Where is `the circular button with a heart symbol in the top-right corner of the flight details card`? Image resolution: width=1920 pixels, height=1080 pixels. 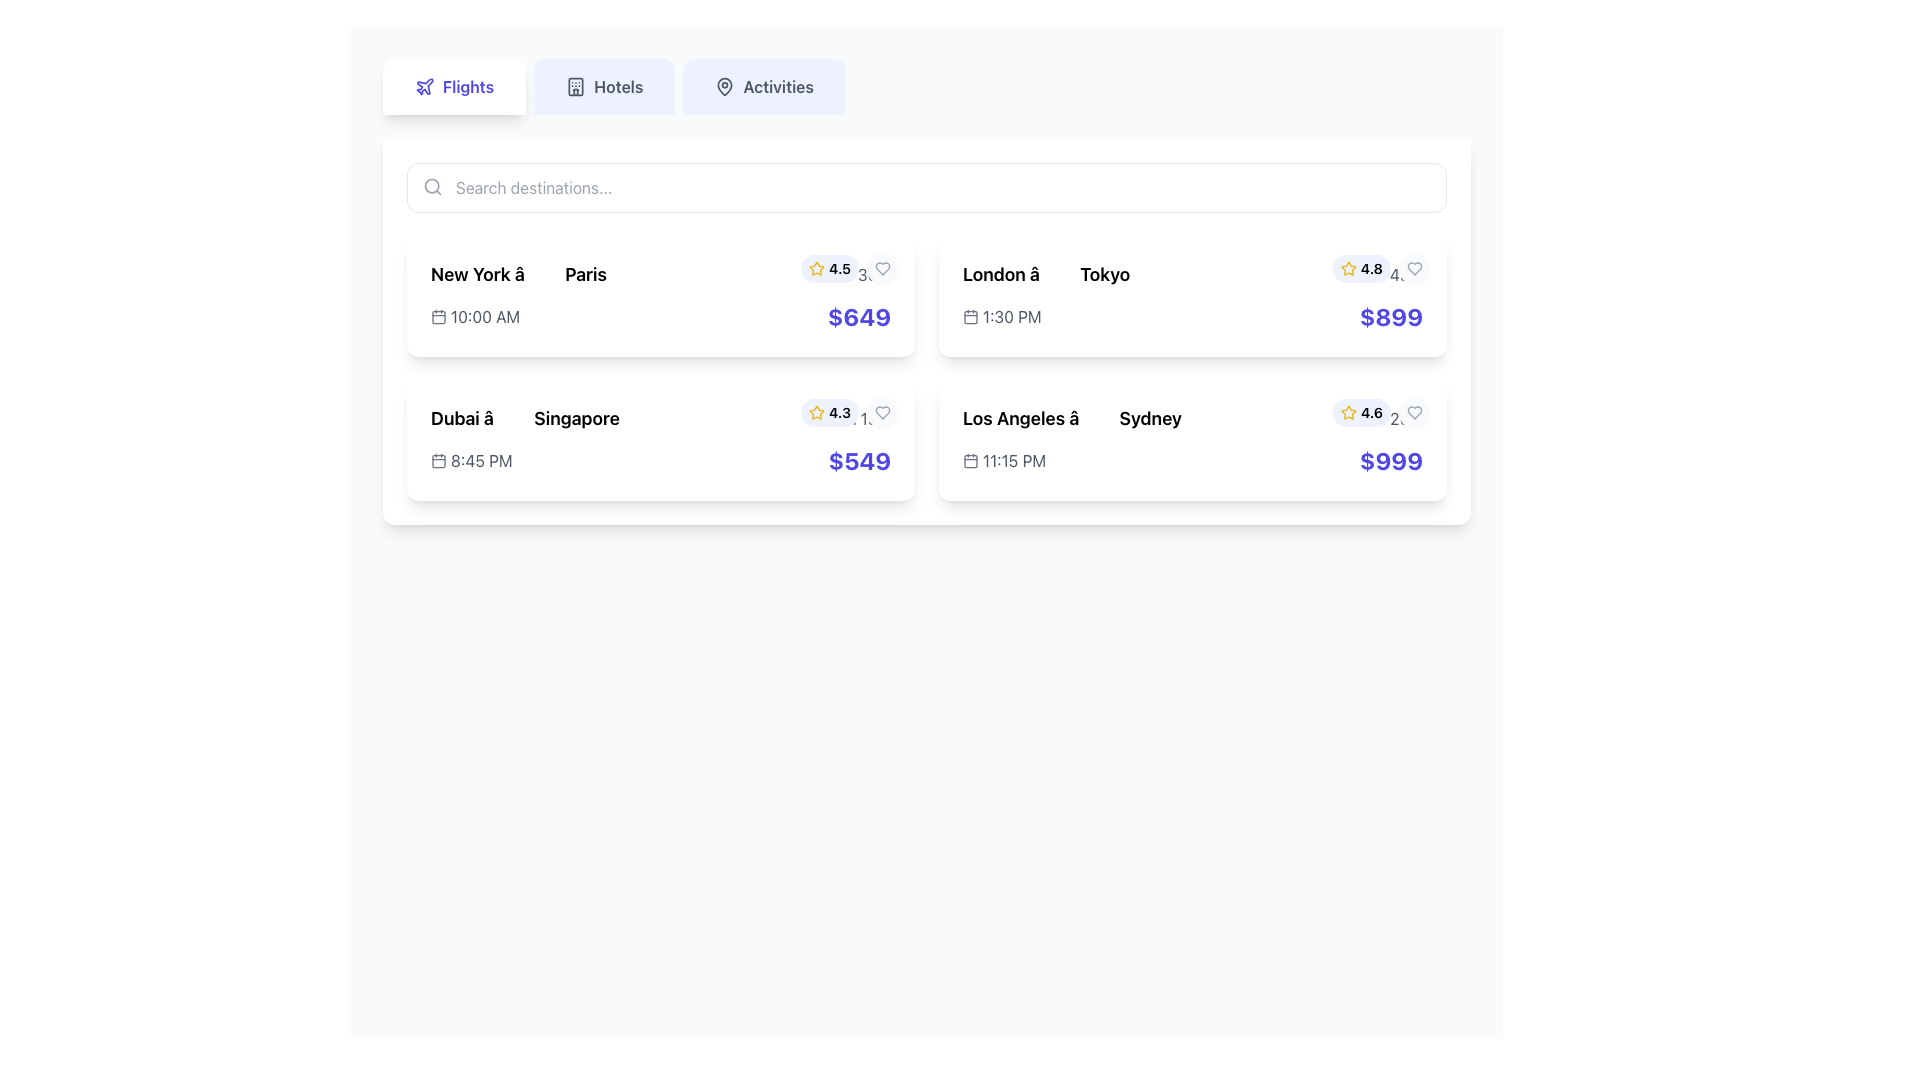 the circular button with a heart symbol in the top-right corner of the flight details card is located at coordinates (882, 268).